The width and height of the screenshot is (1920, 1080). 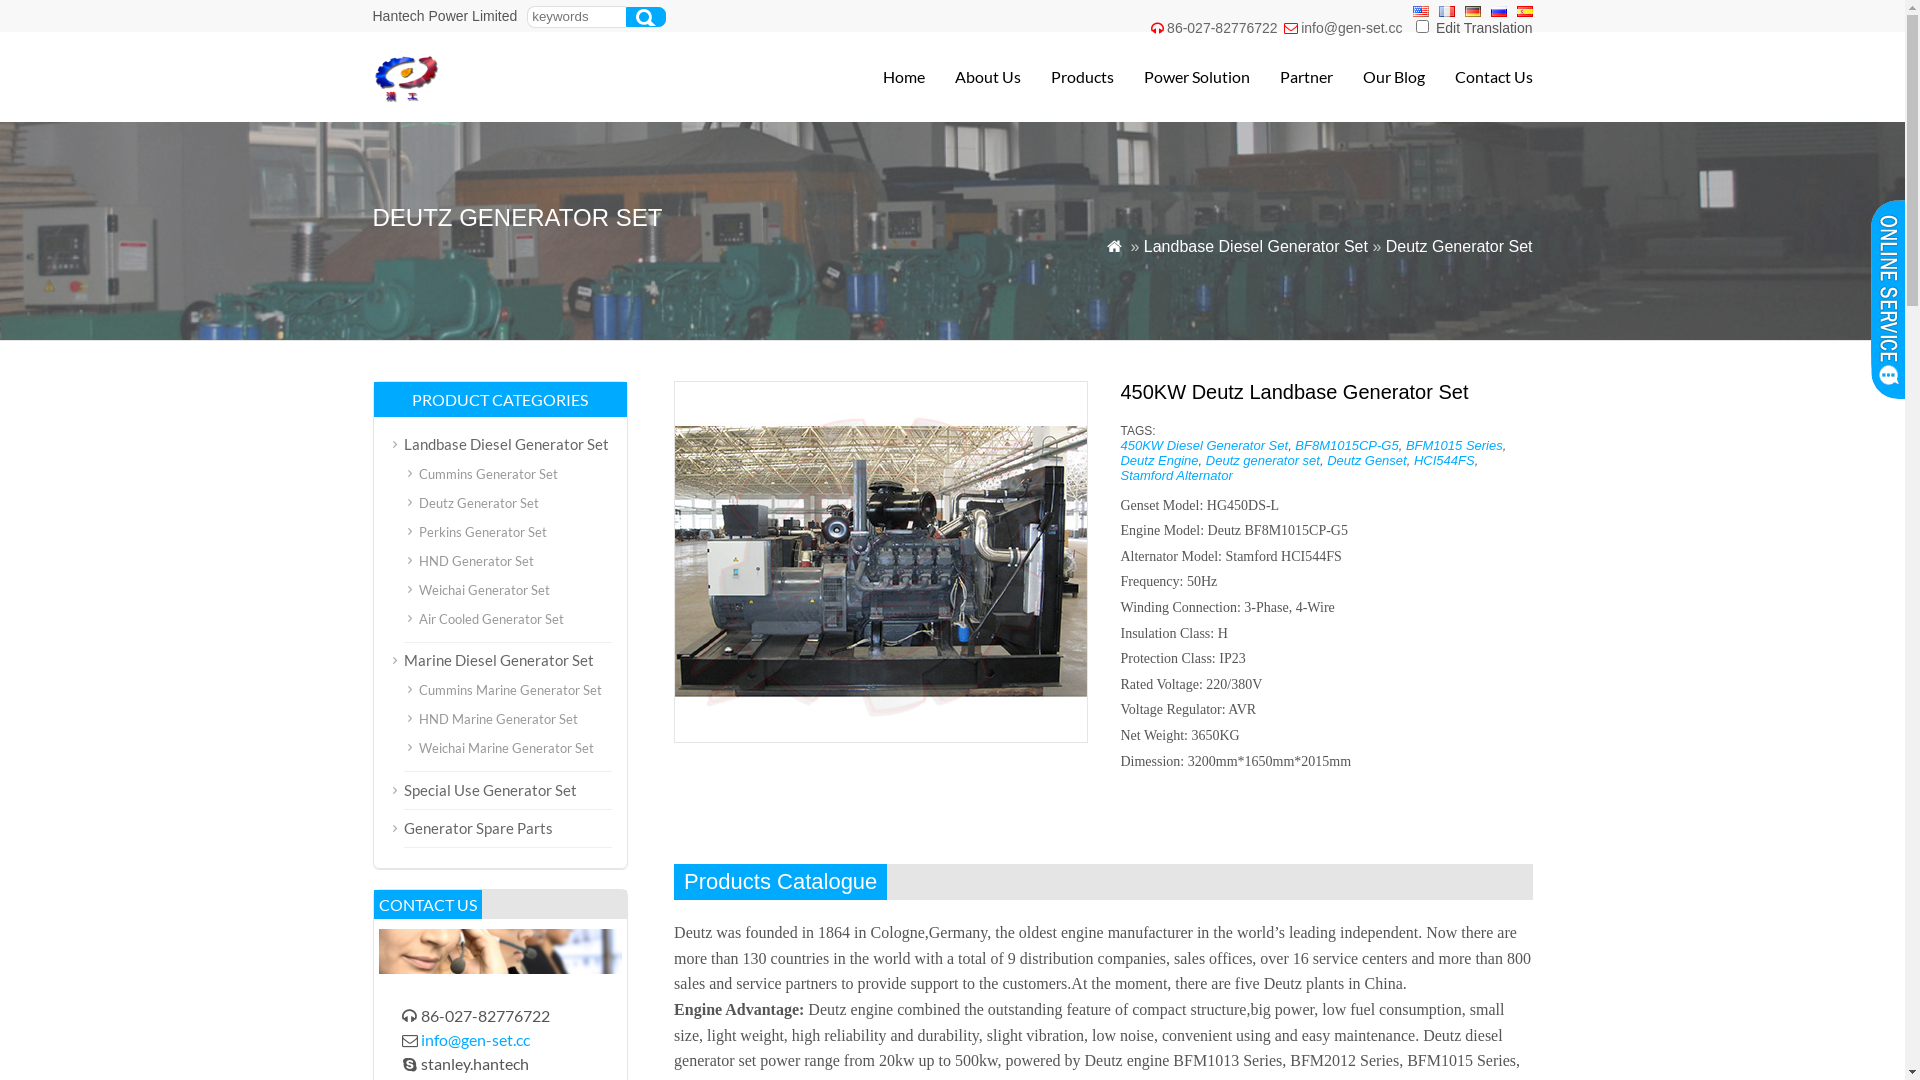 I want to click on 'Power Solution', so click(x=1181, y=76).